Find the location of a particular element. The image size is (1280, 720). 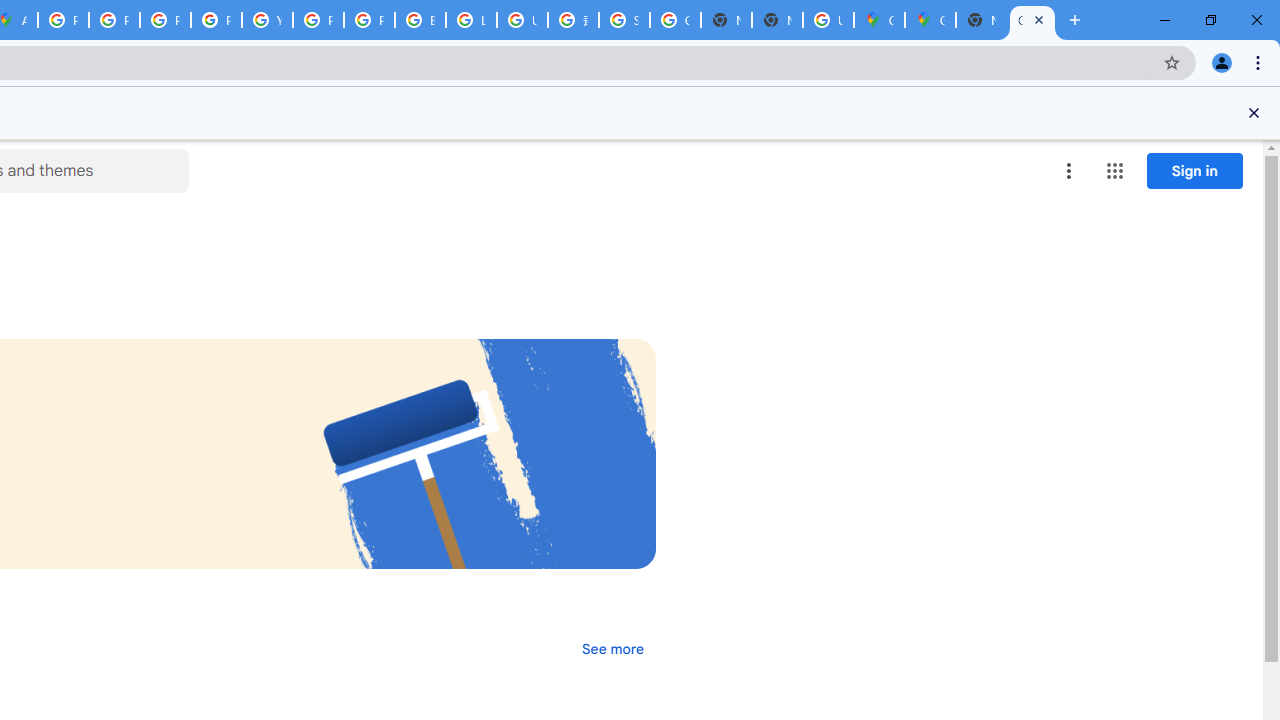

'Google Maps' is located at coordinates (929, 20).